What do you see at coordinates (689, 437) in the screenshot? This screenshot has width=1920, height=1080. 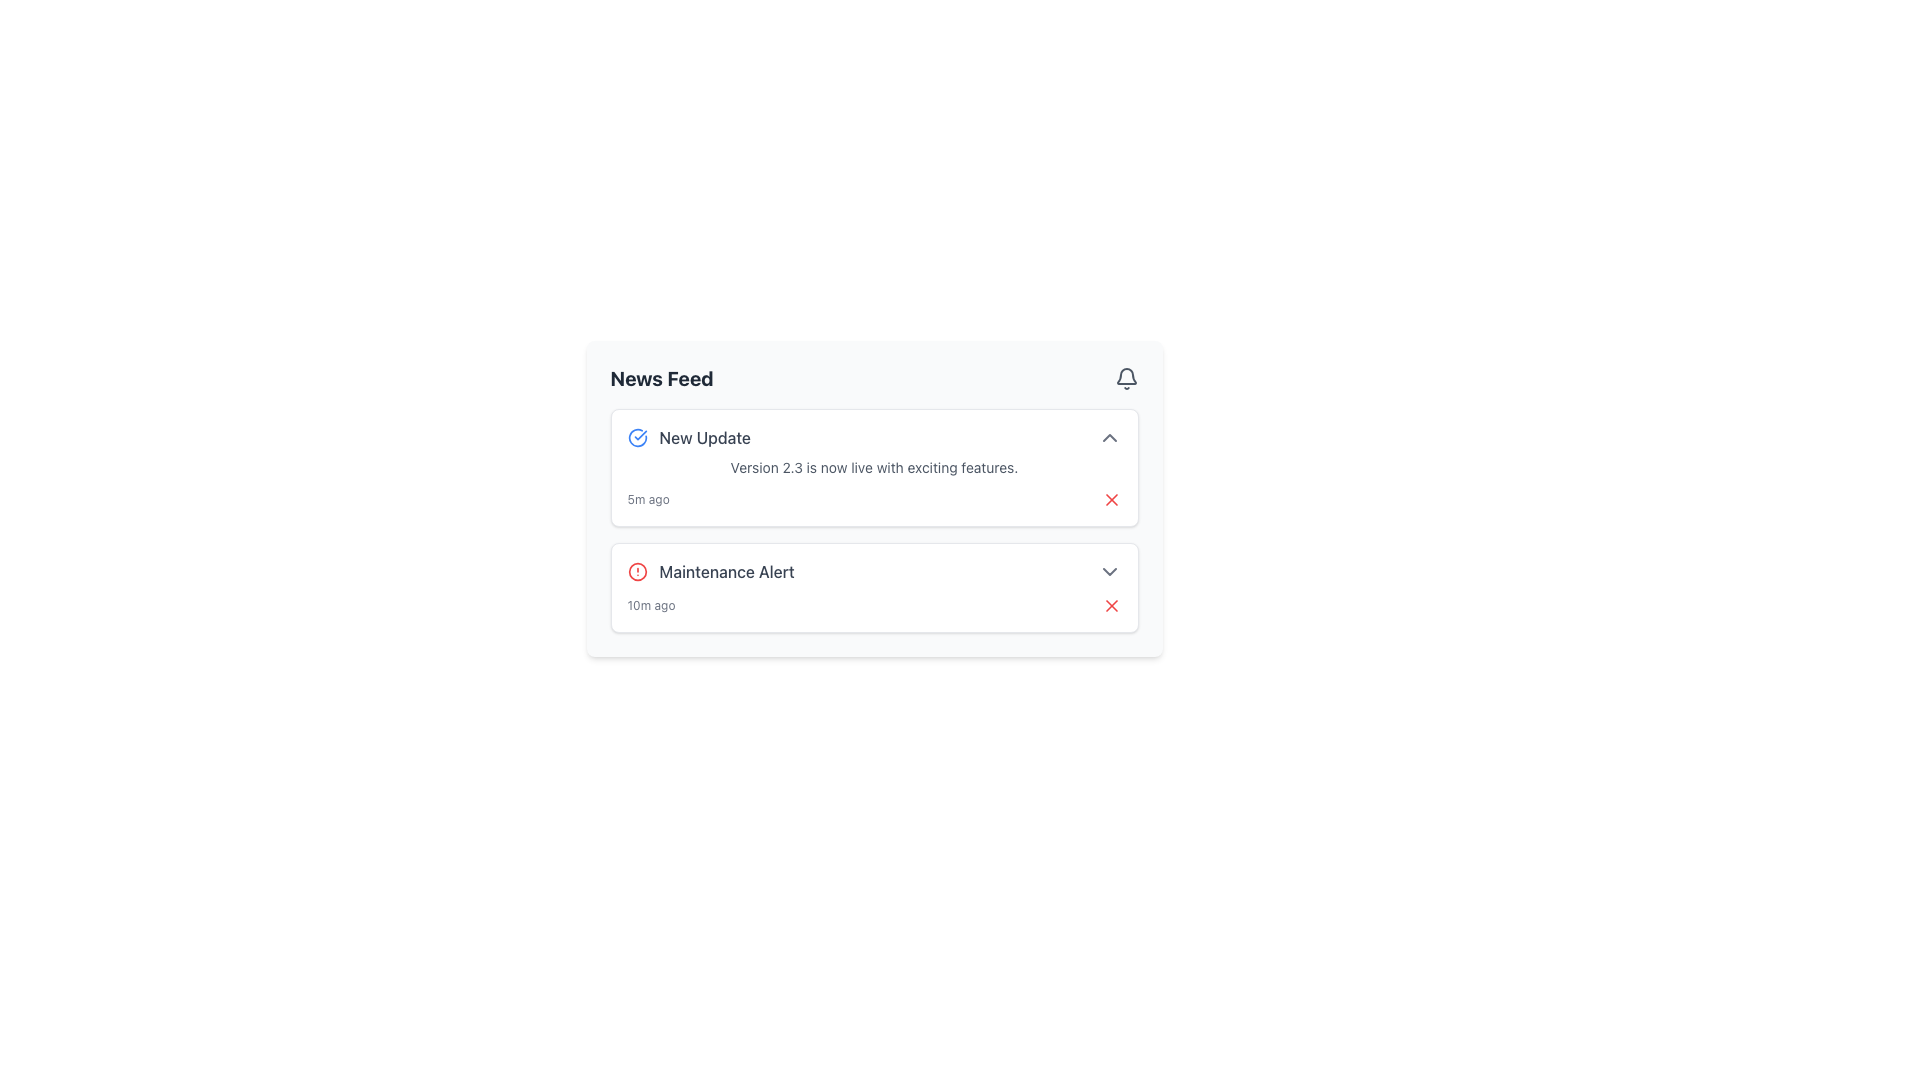 I see `the text label reading 'New Update' which is styled in medium gray font and is located in the 'News Feed' section, part of the first item in the list` at bounding box center [689, 437].